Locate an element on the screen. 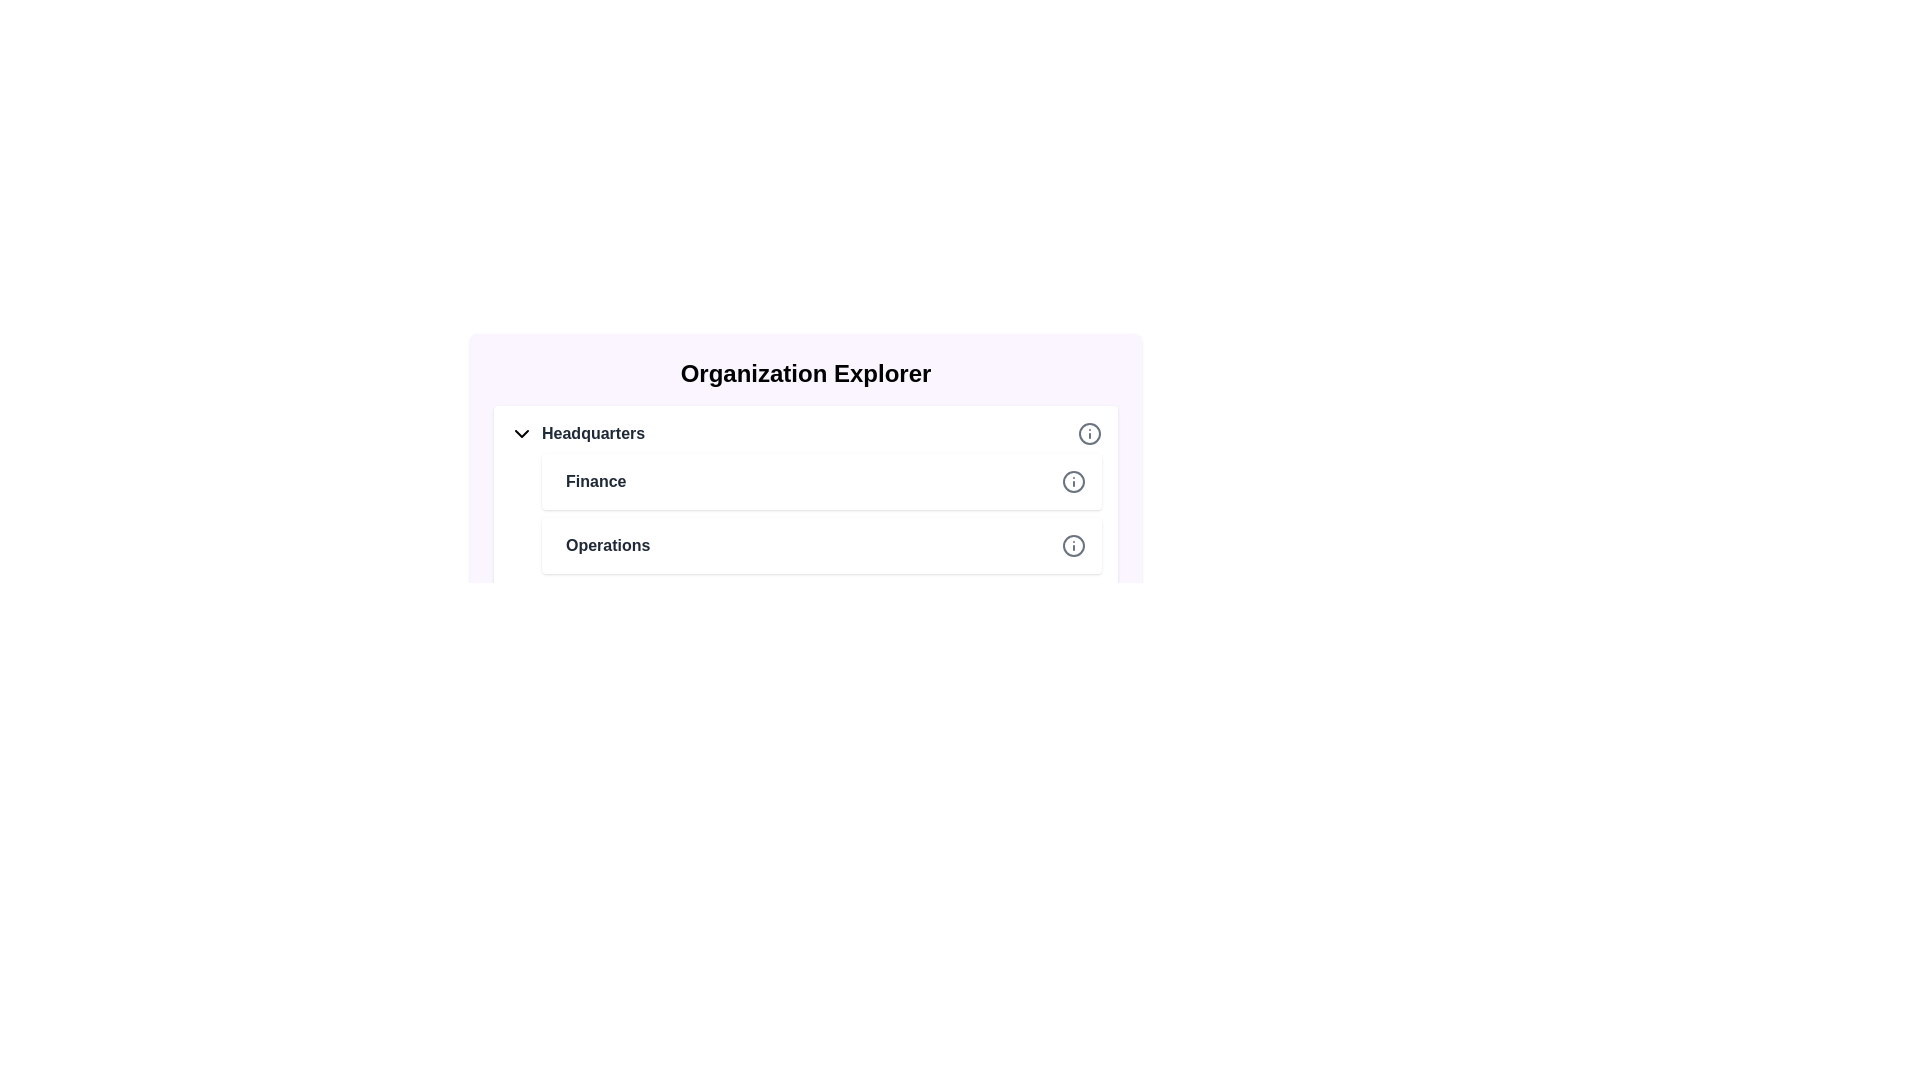 The height and width of the screenshot is (1080, 1920). the icon located in the rightmost part of the 'Finance' entry under 'Headquarters' in the 'Organization Explorer' section is located at coordinates (1073, 482).